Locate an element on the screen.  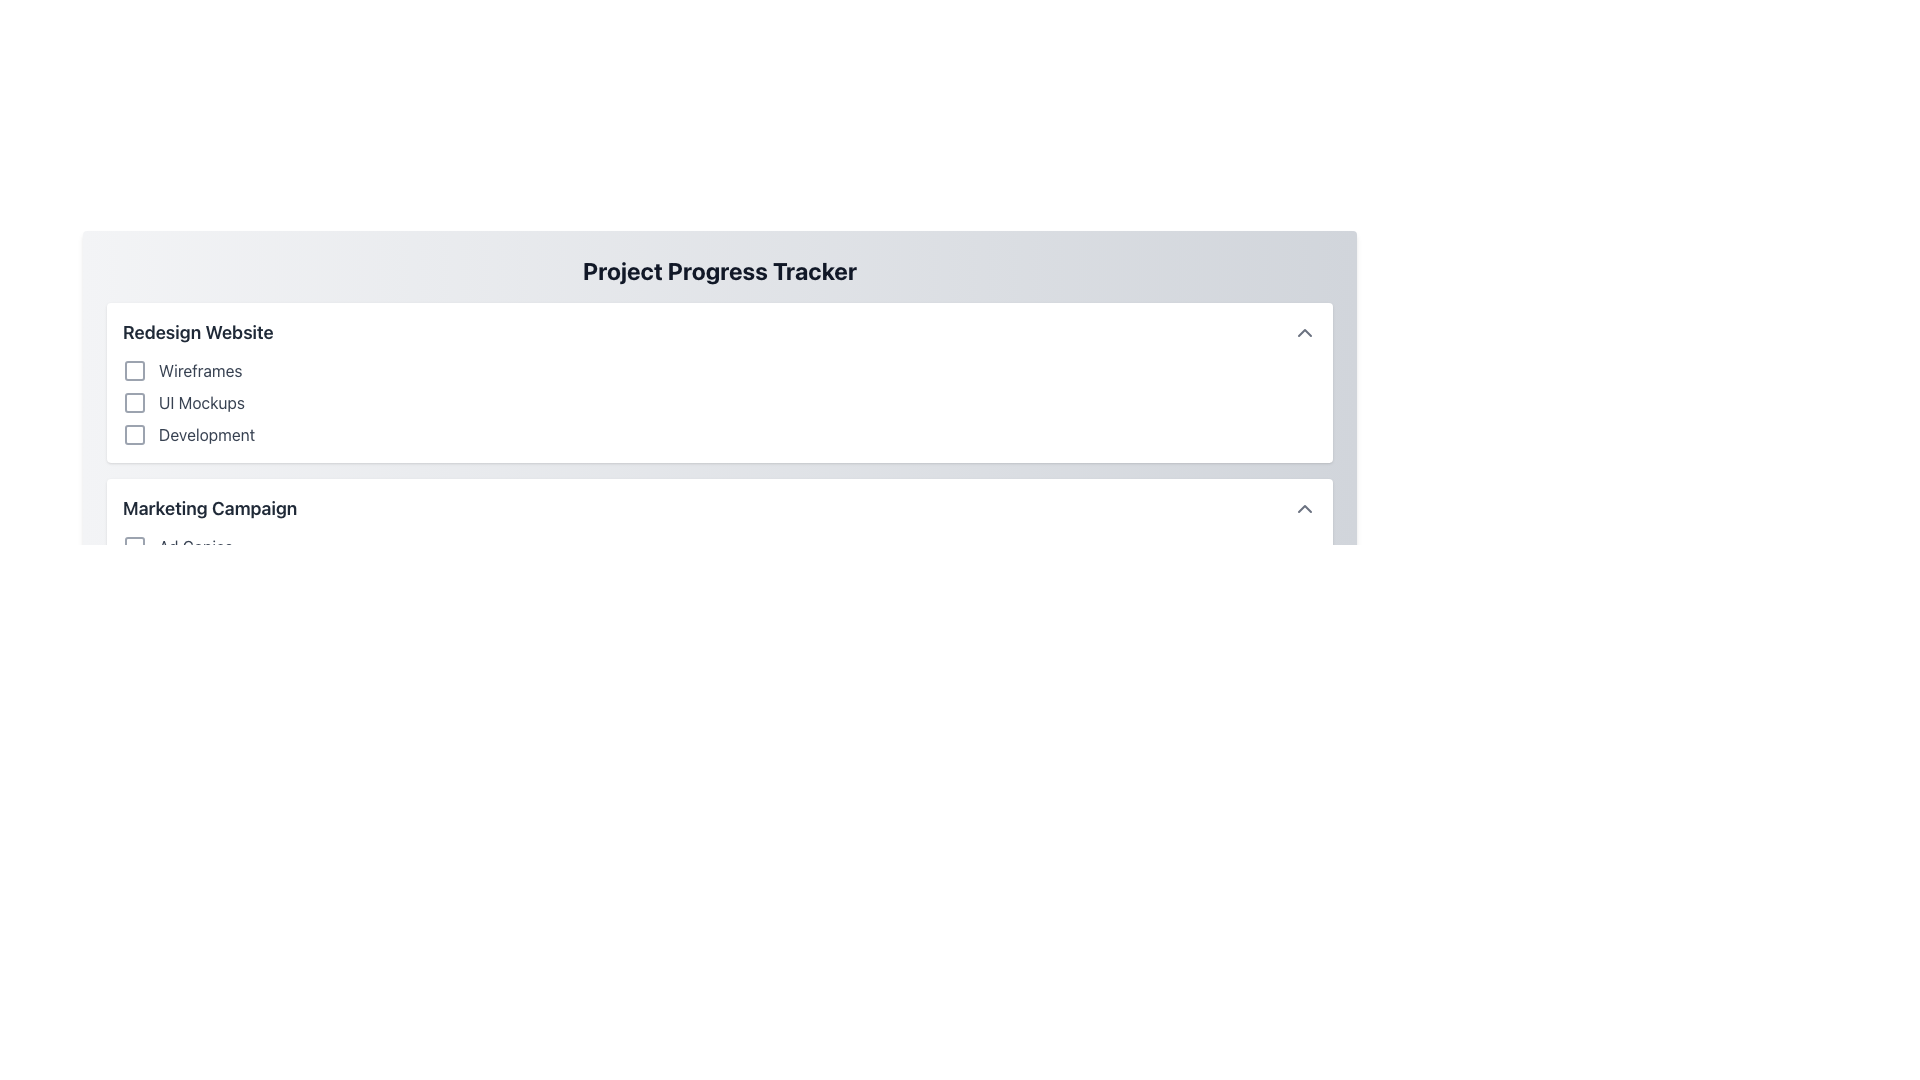
the text label displaying 'Wireframes' which is aligned to the right of the first checkbox in the 'Redesign Website' section is located at coordinates (200, 370).